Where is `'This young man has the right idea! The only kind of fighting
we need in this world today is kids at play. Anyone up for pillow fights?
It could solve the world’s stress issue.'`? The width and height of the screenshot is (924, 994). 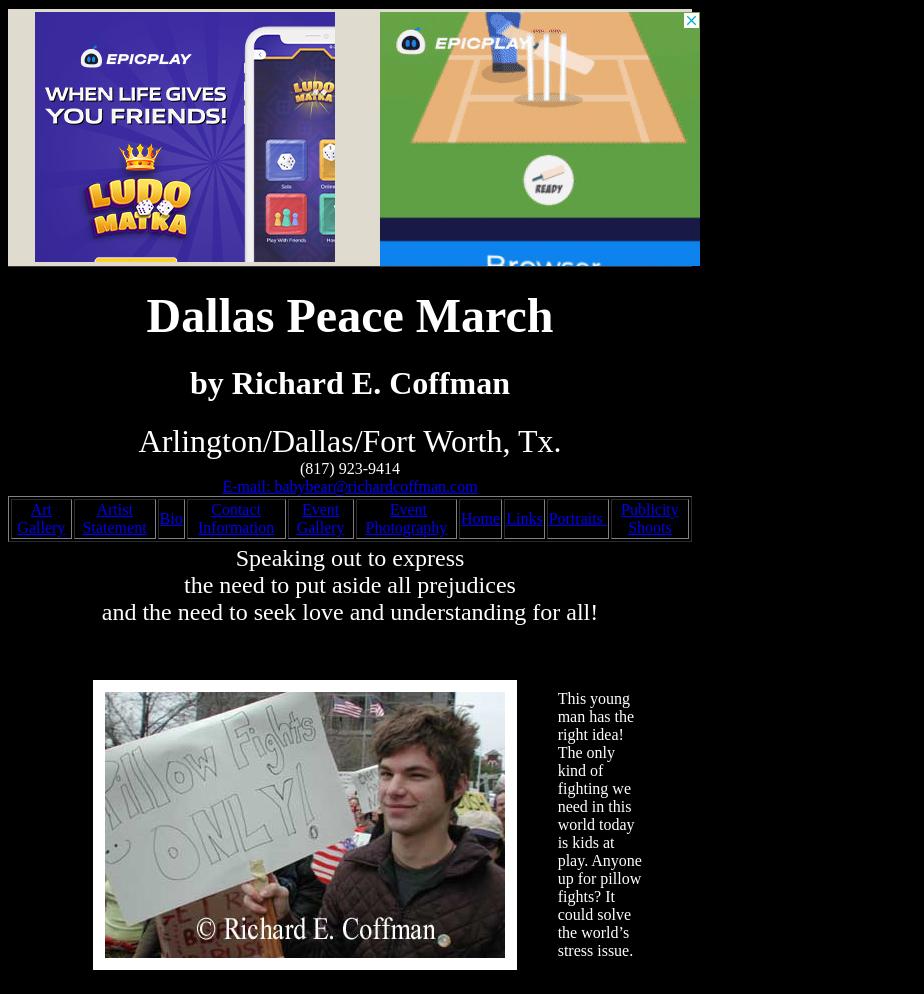
'This young man has the right idea! The only kind of fighting
we need in this world today is kids at play. Anyone up for pillow fights?
It could solve the world’s stress issue.' is located at coordinates (599, 823).